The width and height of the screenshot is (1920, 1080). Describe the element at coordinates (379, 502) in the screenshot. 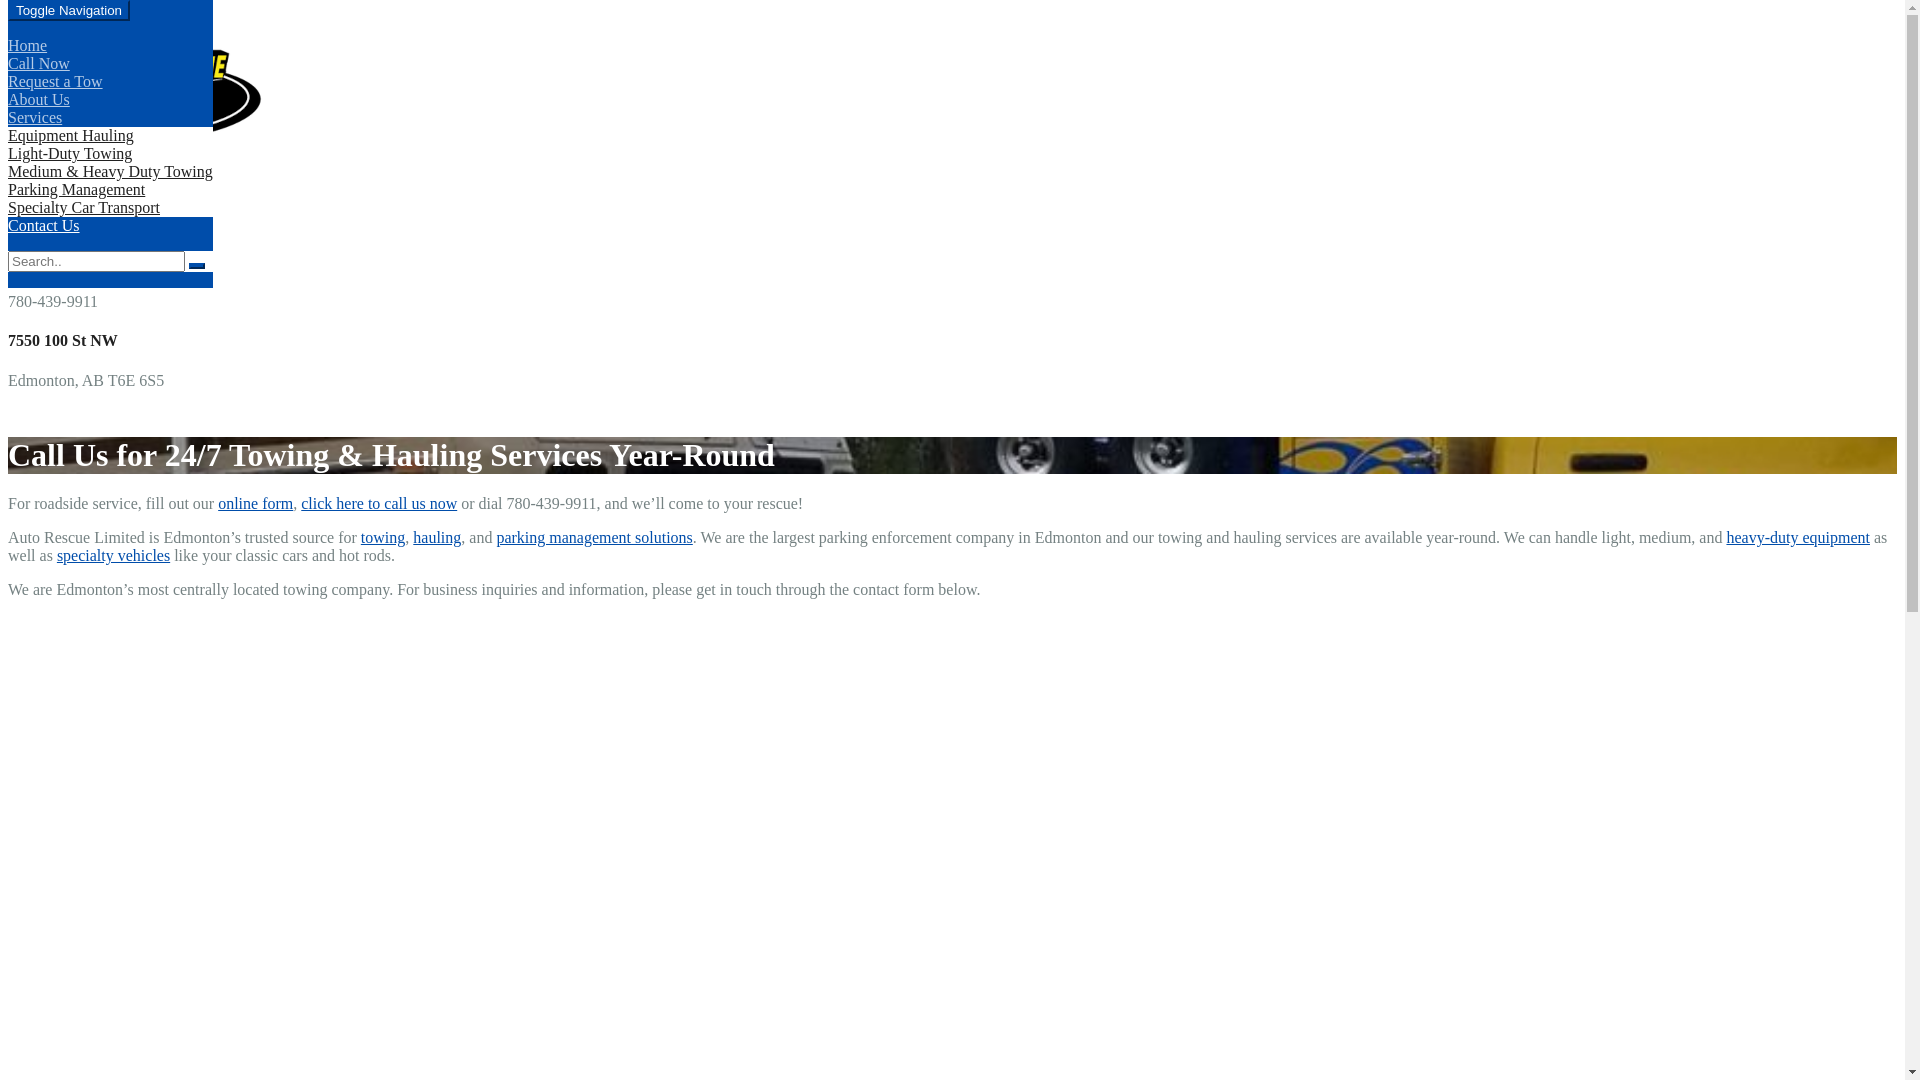

I see `'click here to call us now'` at that location.